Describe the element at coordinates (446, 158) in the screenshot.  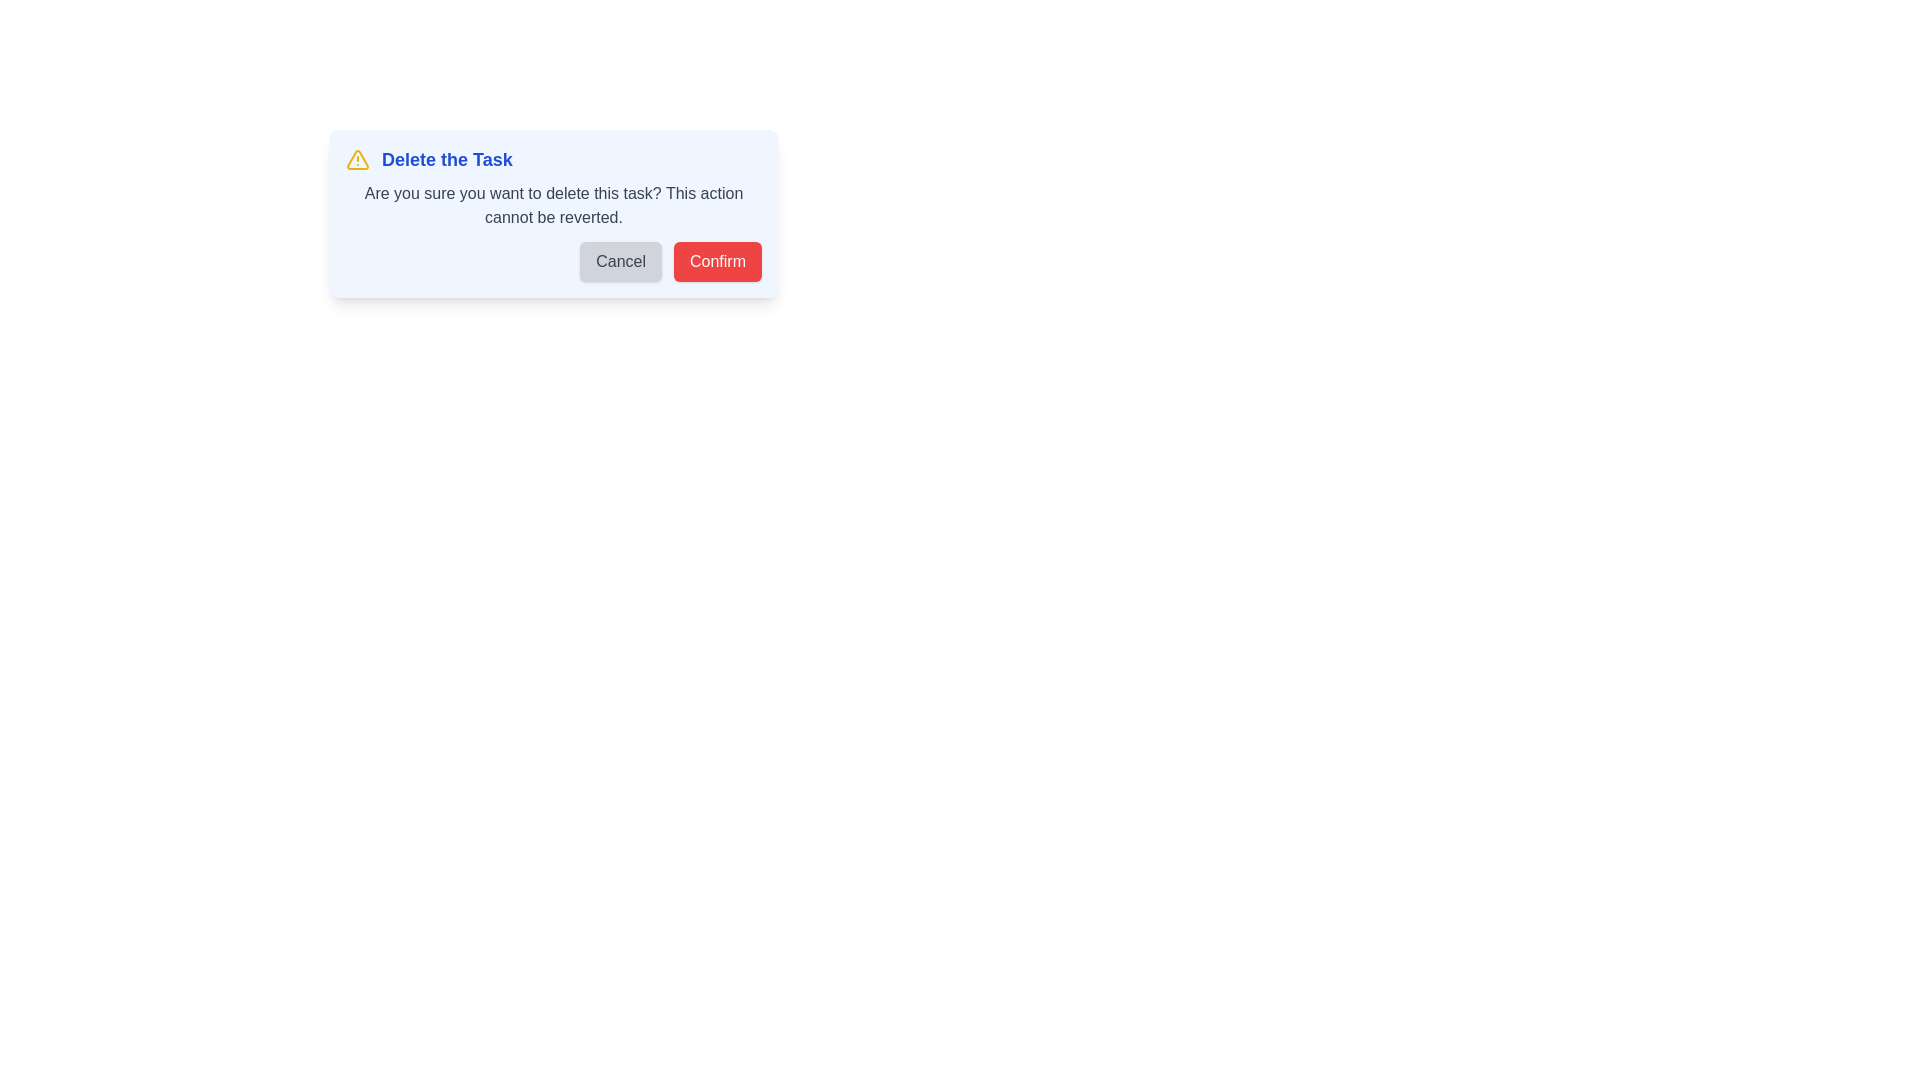
I see `the text label reading 'Delete the Task' which is styled in bold and deep blue color, positioned in the upper-left corner of a confirmation dialog box` at that location.